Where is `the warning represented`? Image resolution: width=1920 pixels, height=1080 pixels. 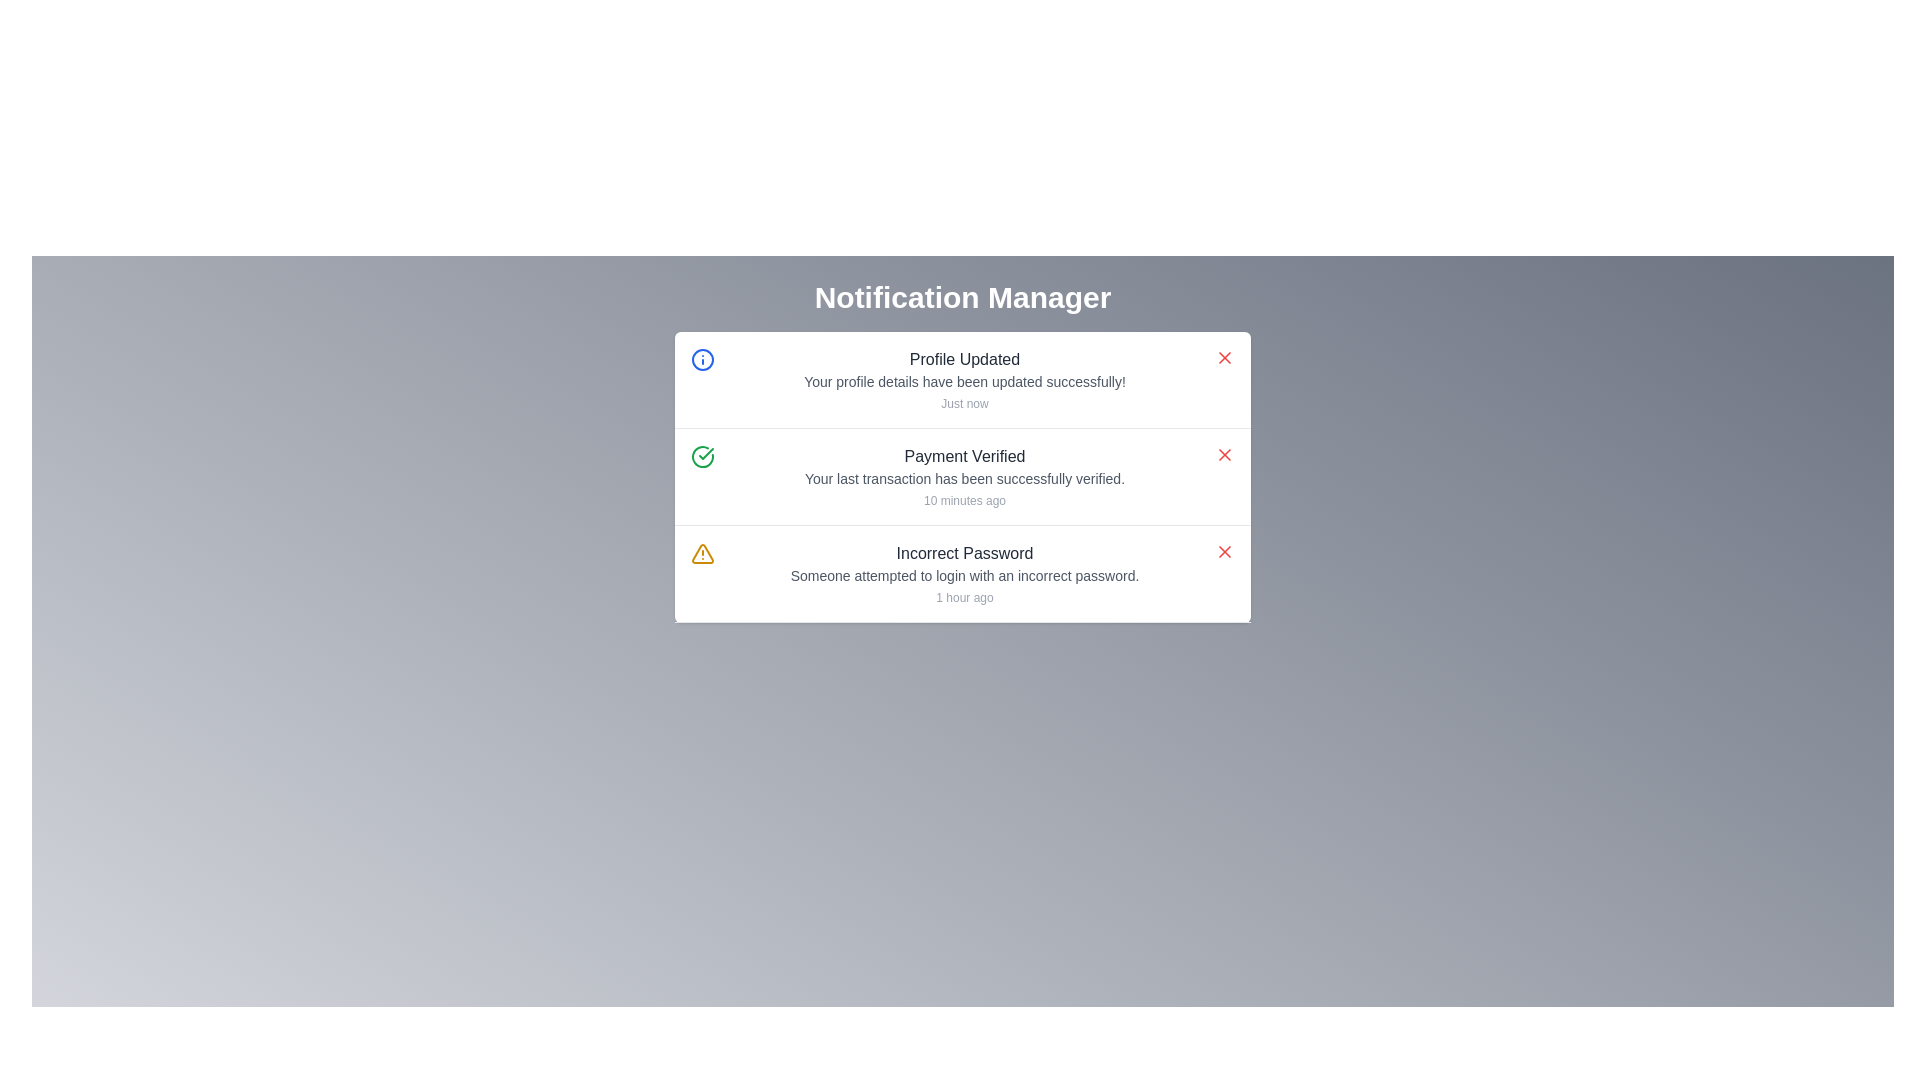 the warning represented is located at coordinates (702, 554).